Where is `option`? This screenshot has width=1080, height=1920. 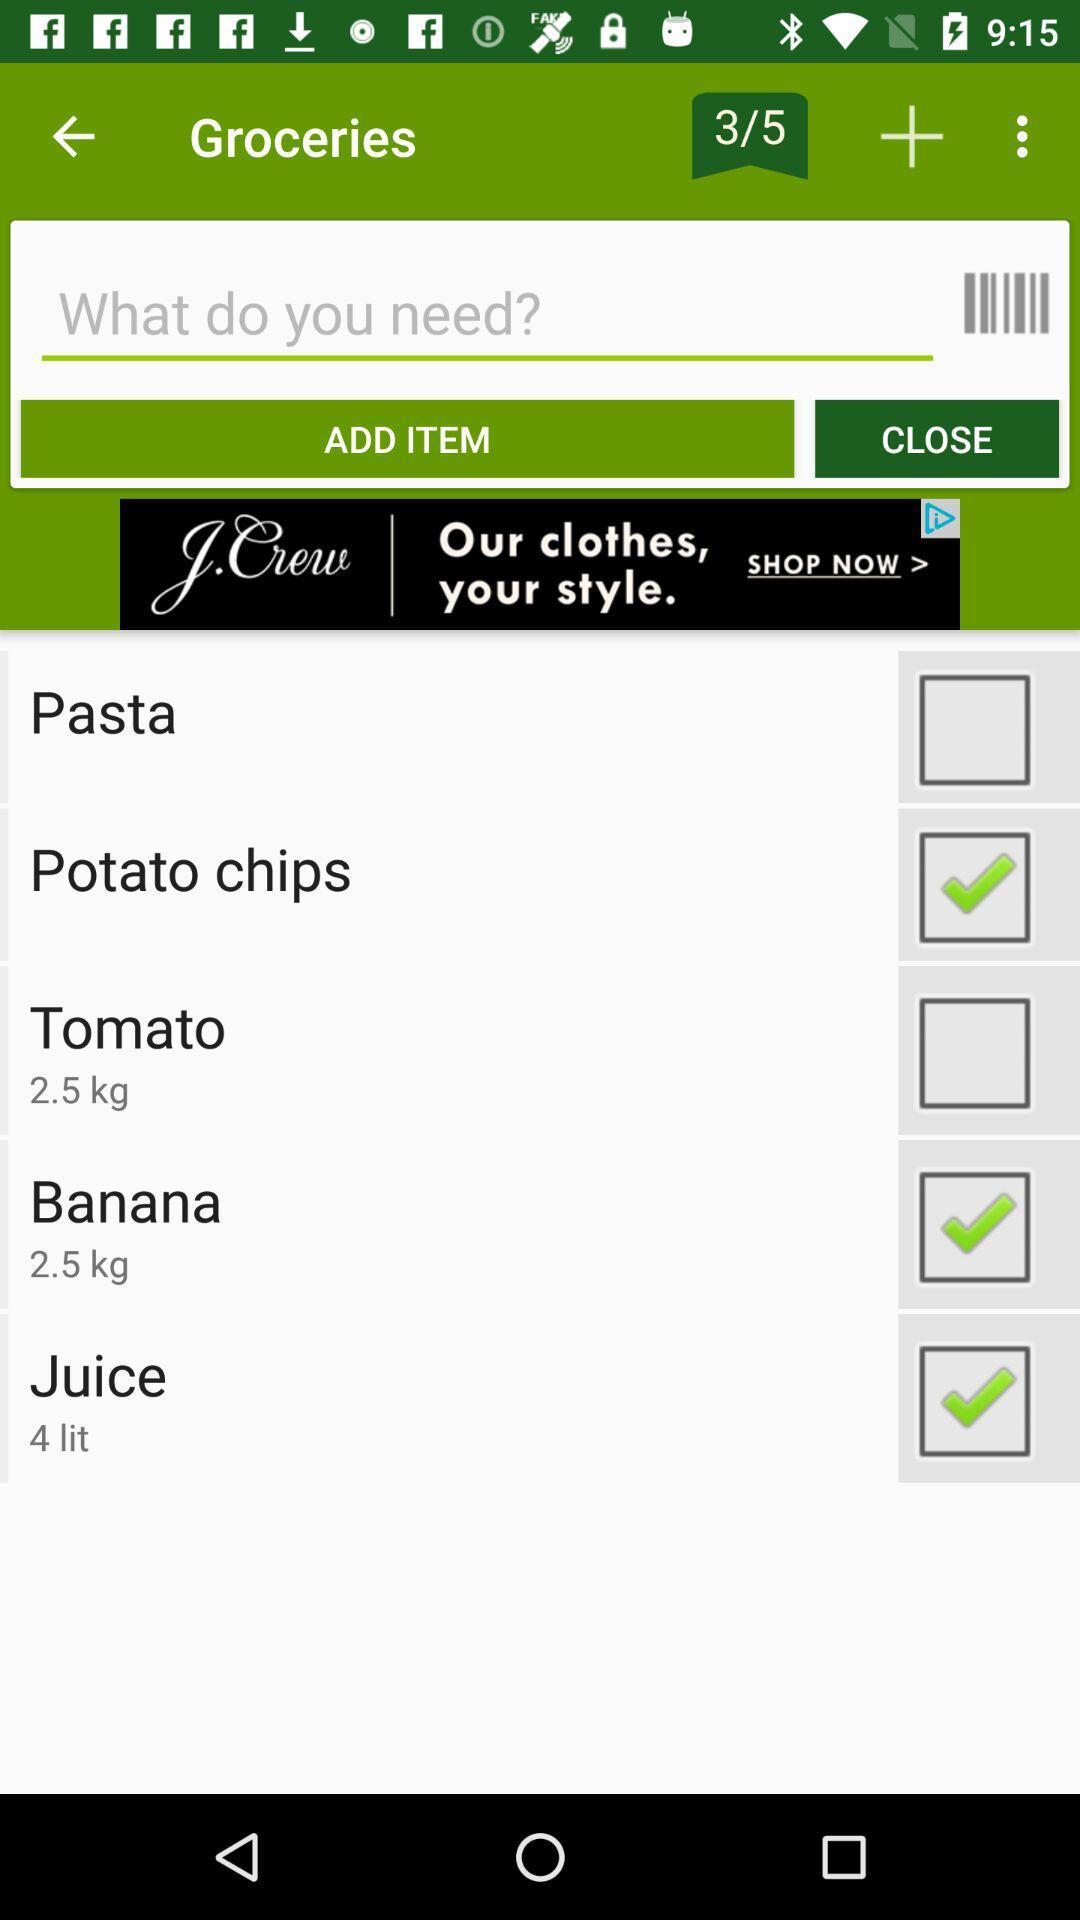
option is located at coordinates (988, 1223).